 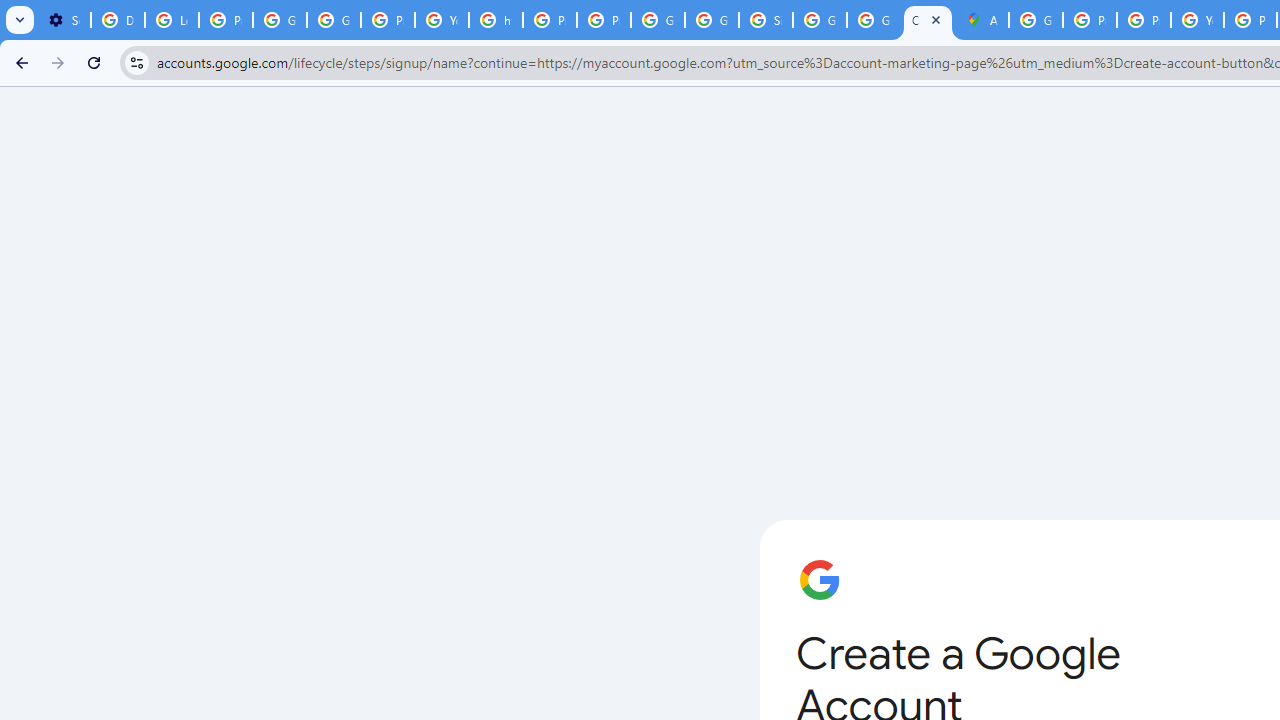 What do you see at coordinates (927, 20) in the screenshot?
I see `'Create your Google Account'` at bounding box center [927, 20].